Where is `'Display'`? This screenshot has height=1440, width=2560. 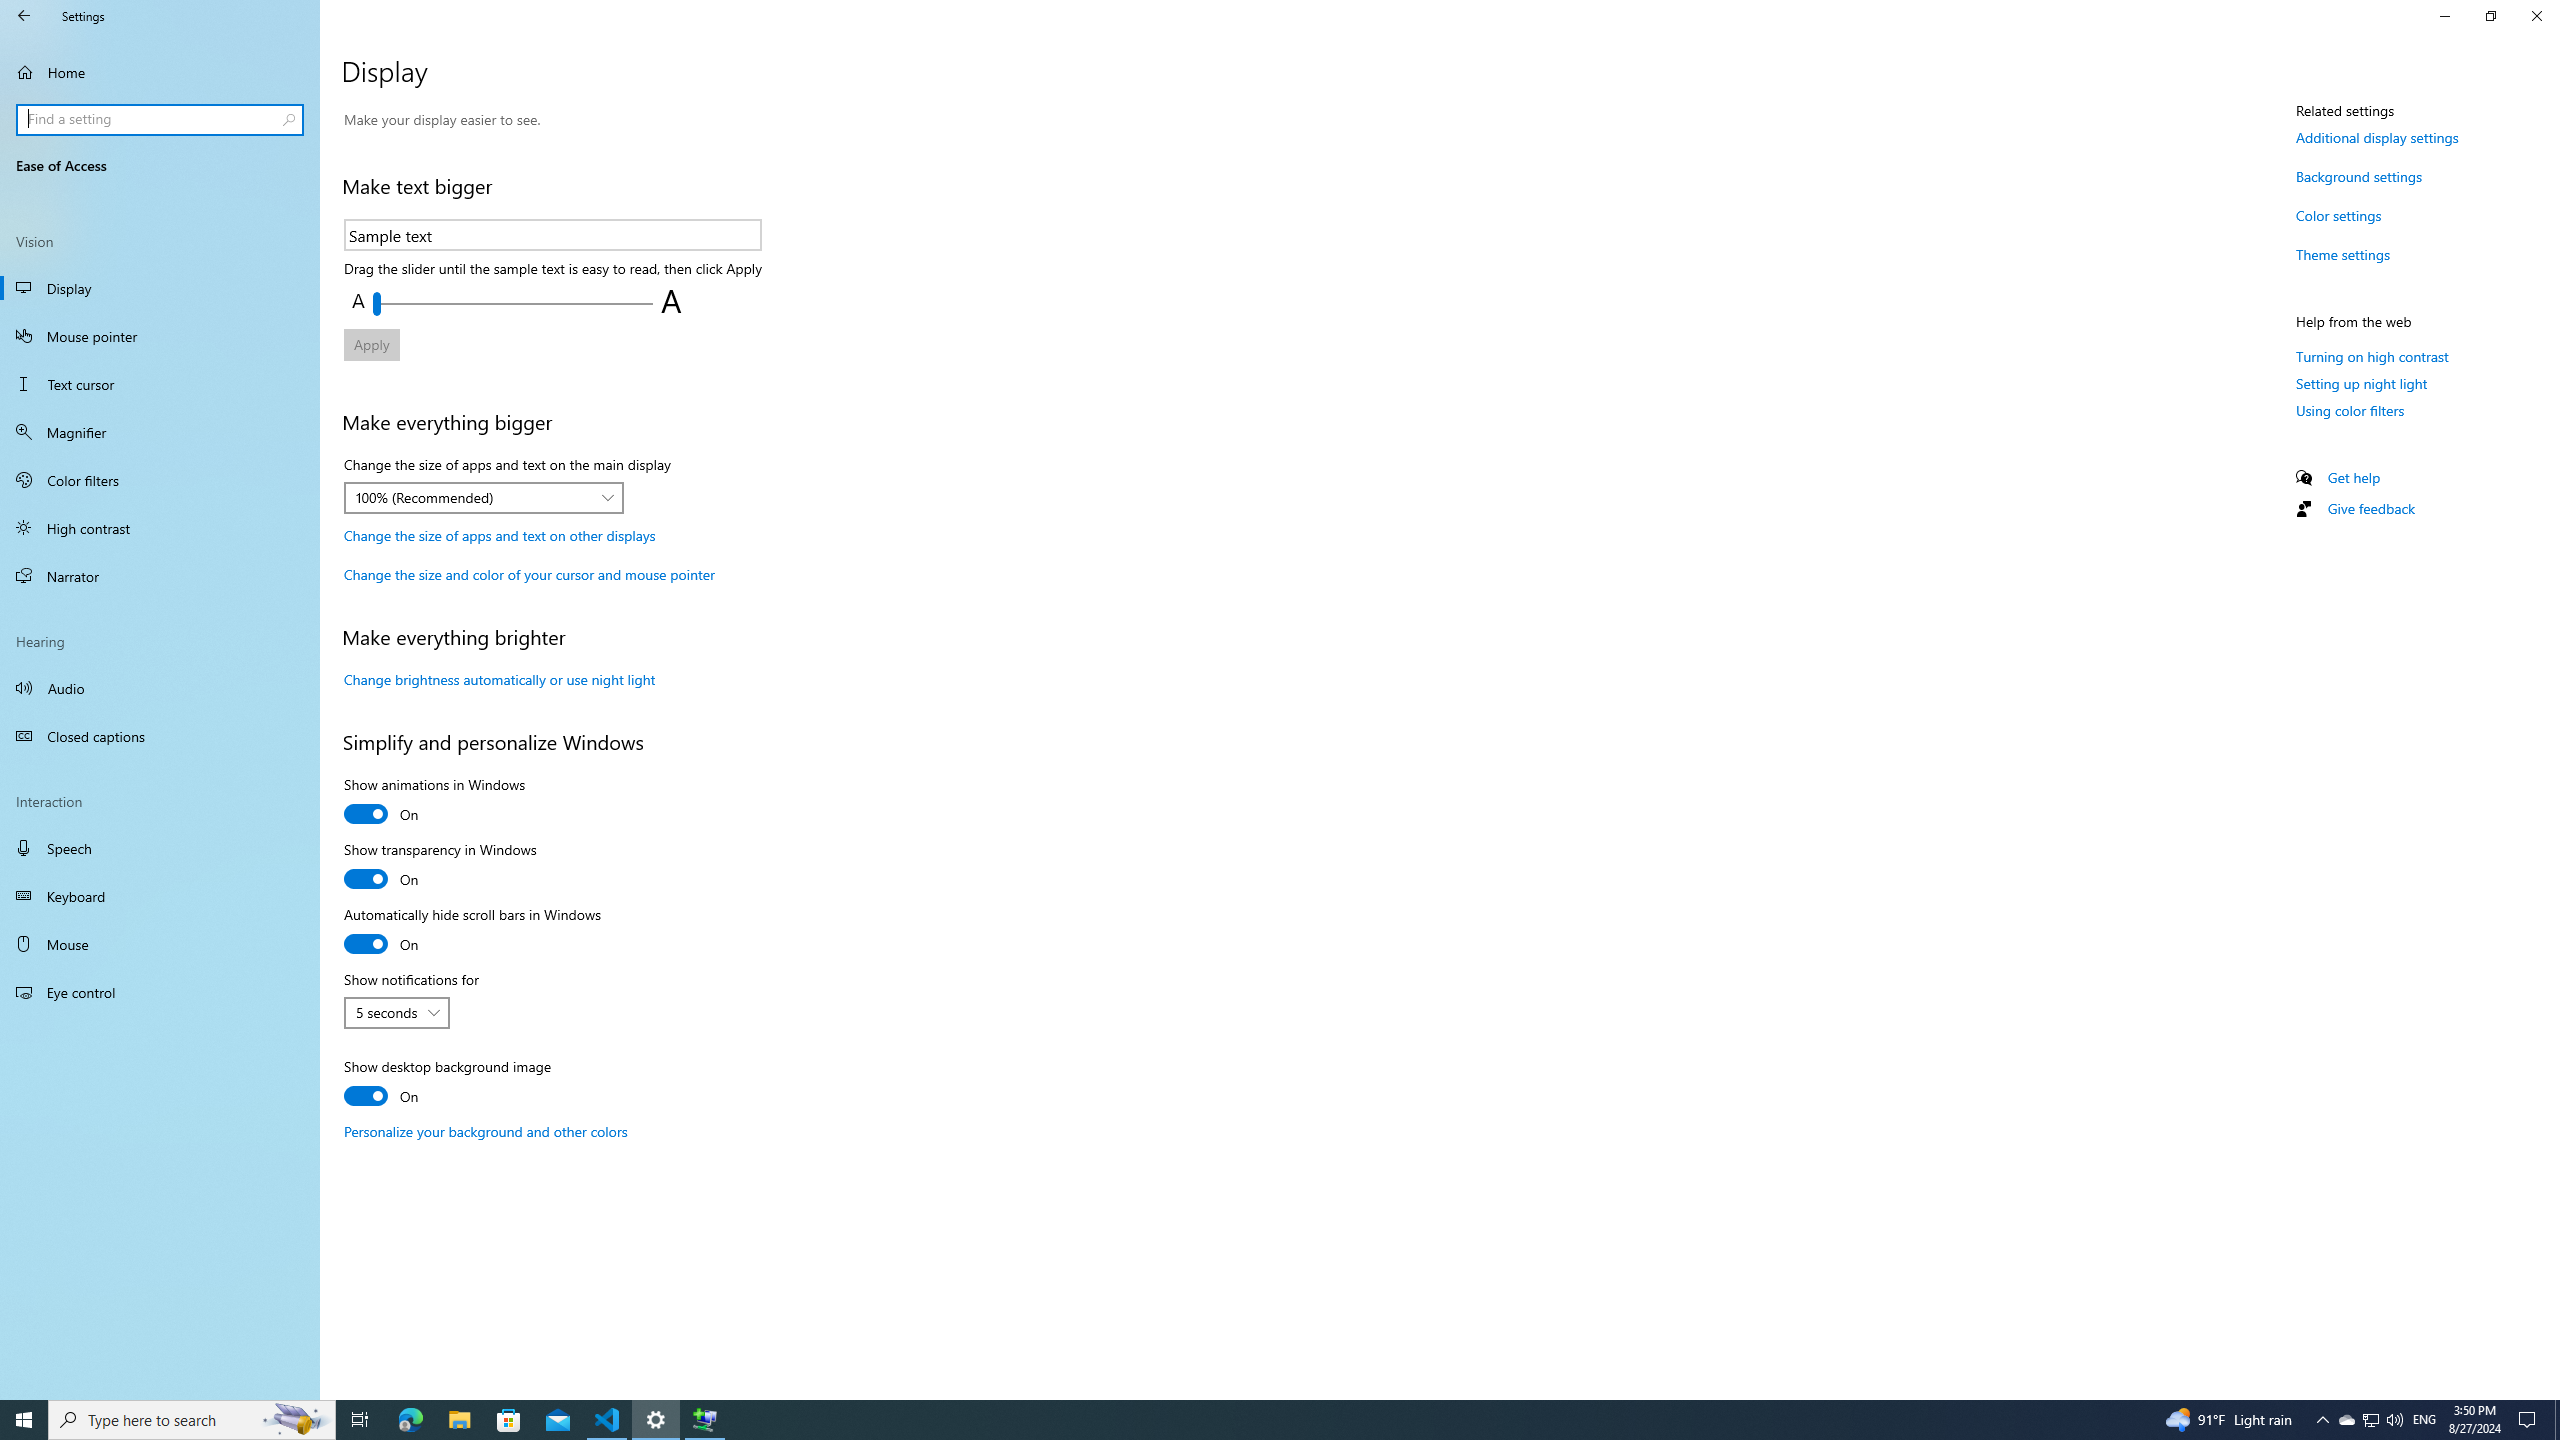
'Display' is located at coordinates (159, 287).